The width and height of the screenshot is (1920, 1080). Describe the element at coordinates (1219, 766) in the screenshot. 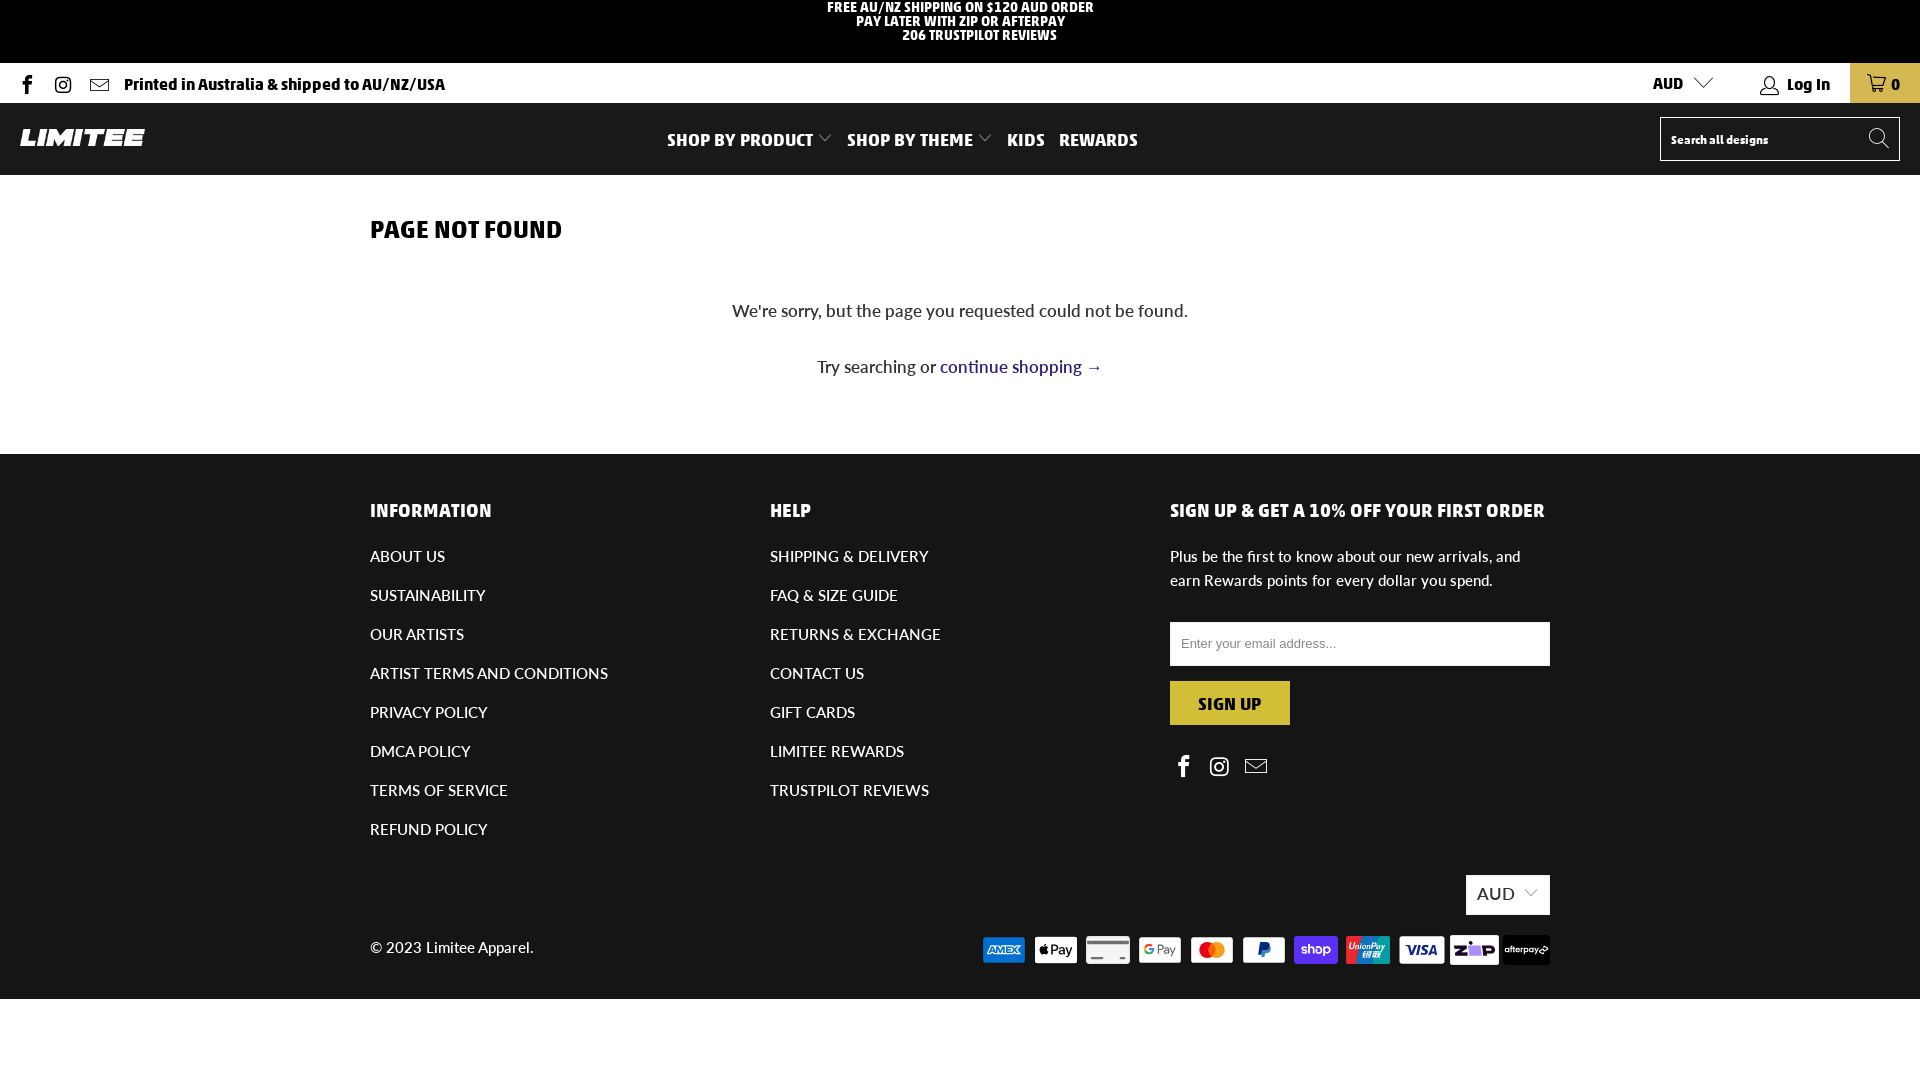

I see `'Limitee Apparel on Instagram'` at that location.